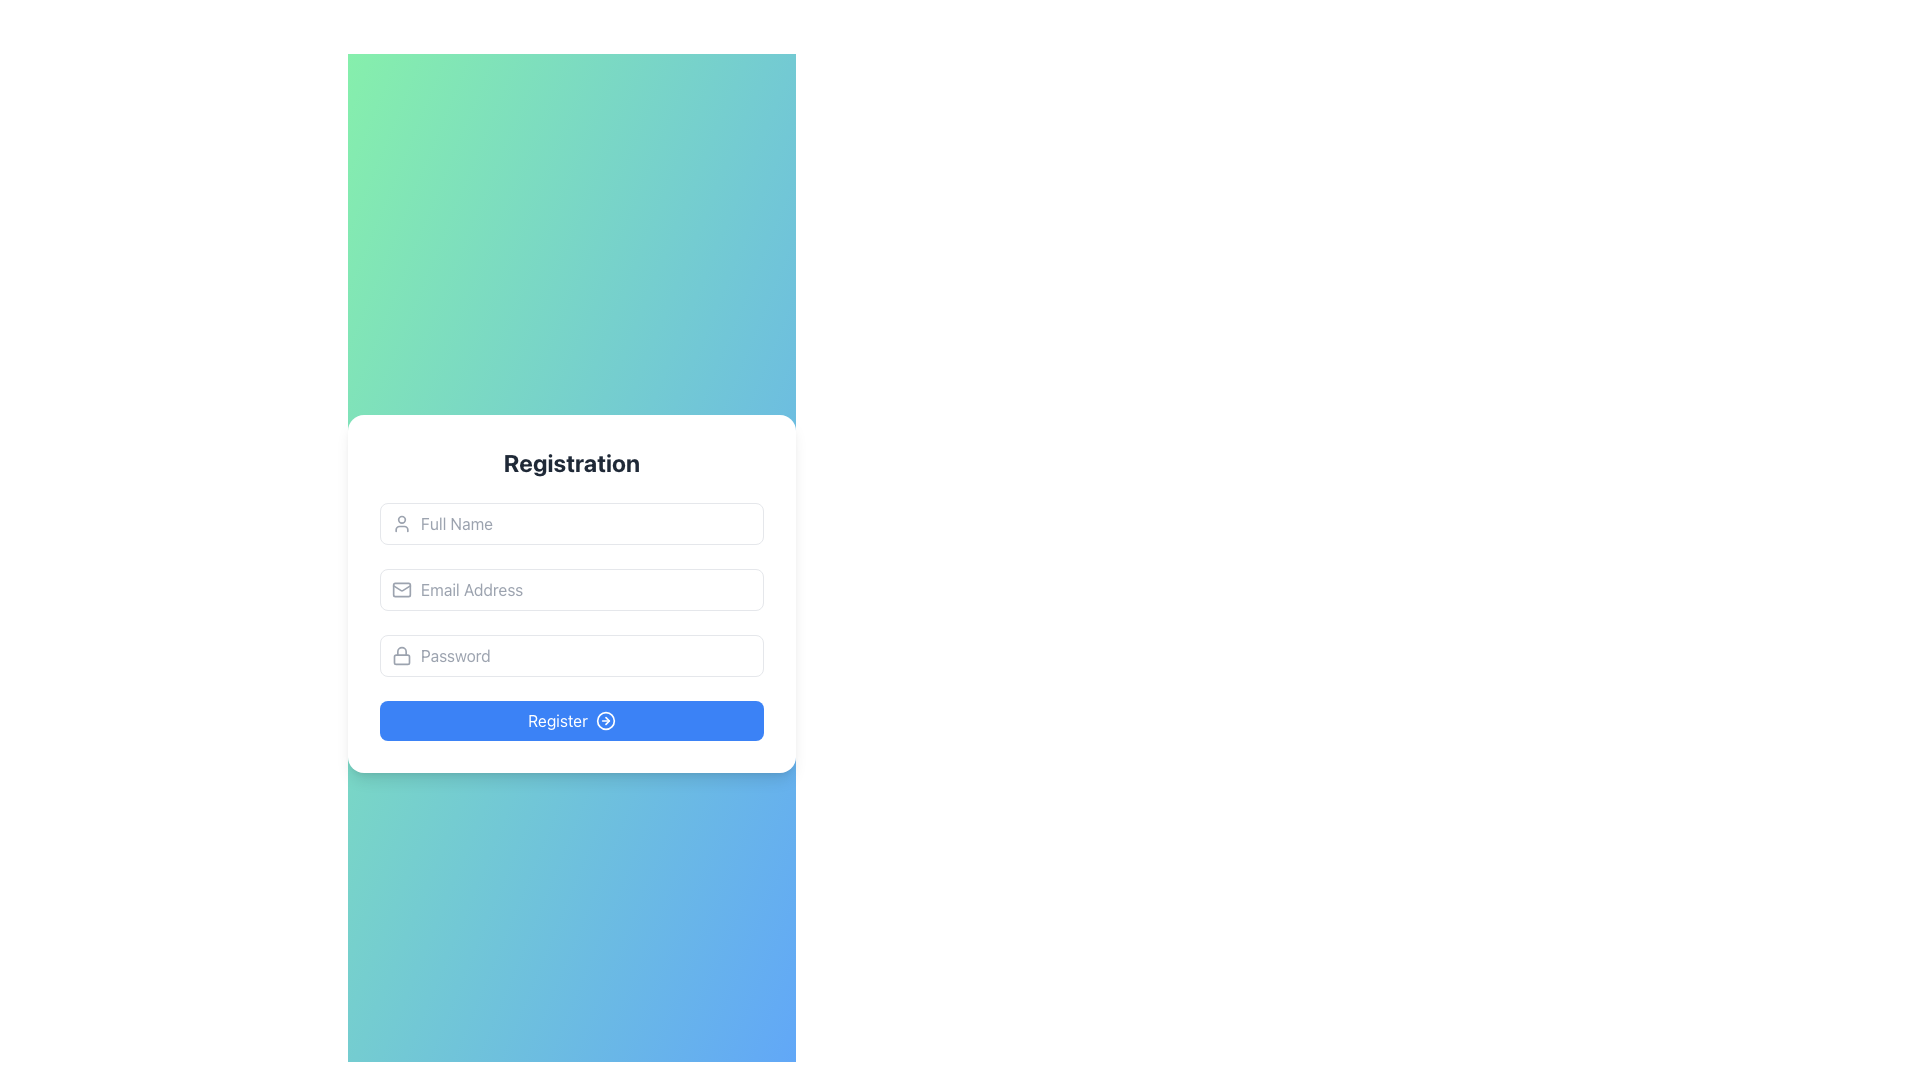 The image size is (1920, 1080). Describe the element at coordinates (570, 721) in the screenshot. I see `the 'Register' button with a blue background and white text, located at the bottom of the registration form for accessibility interactions` at that location.